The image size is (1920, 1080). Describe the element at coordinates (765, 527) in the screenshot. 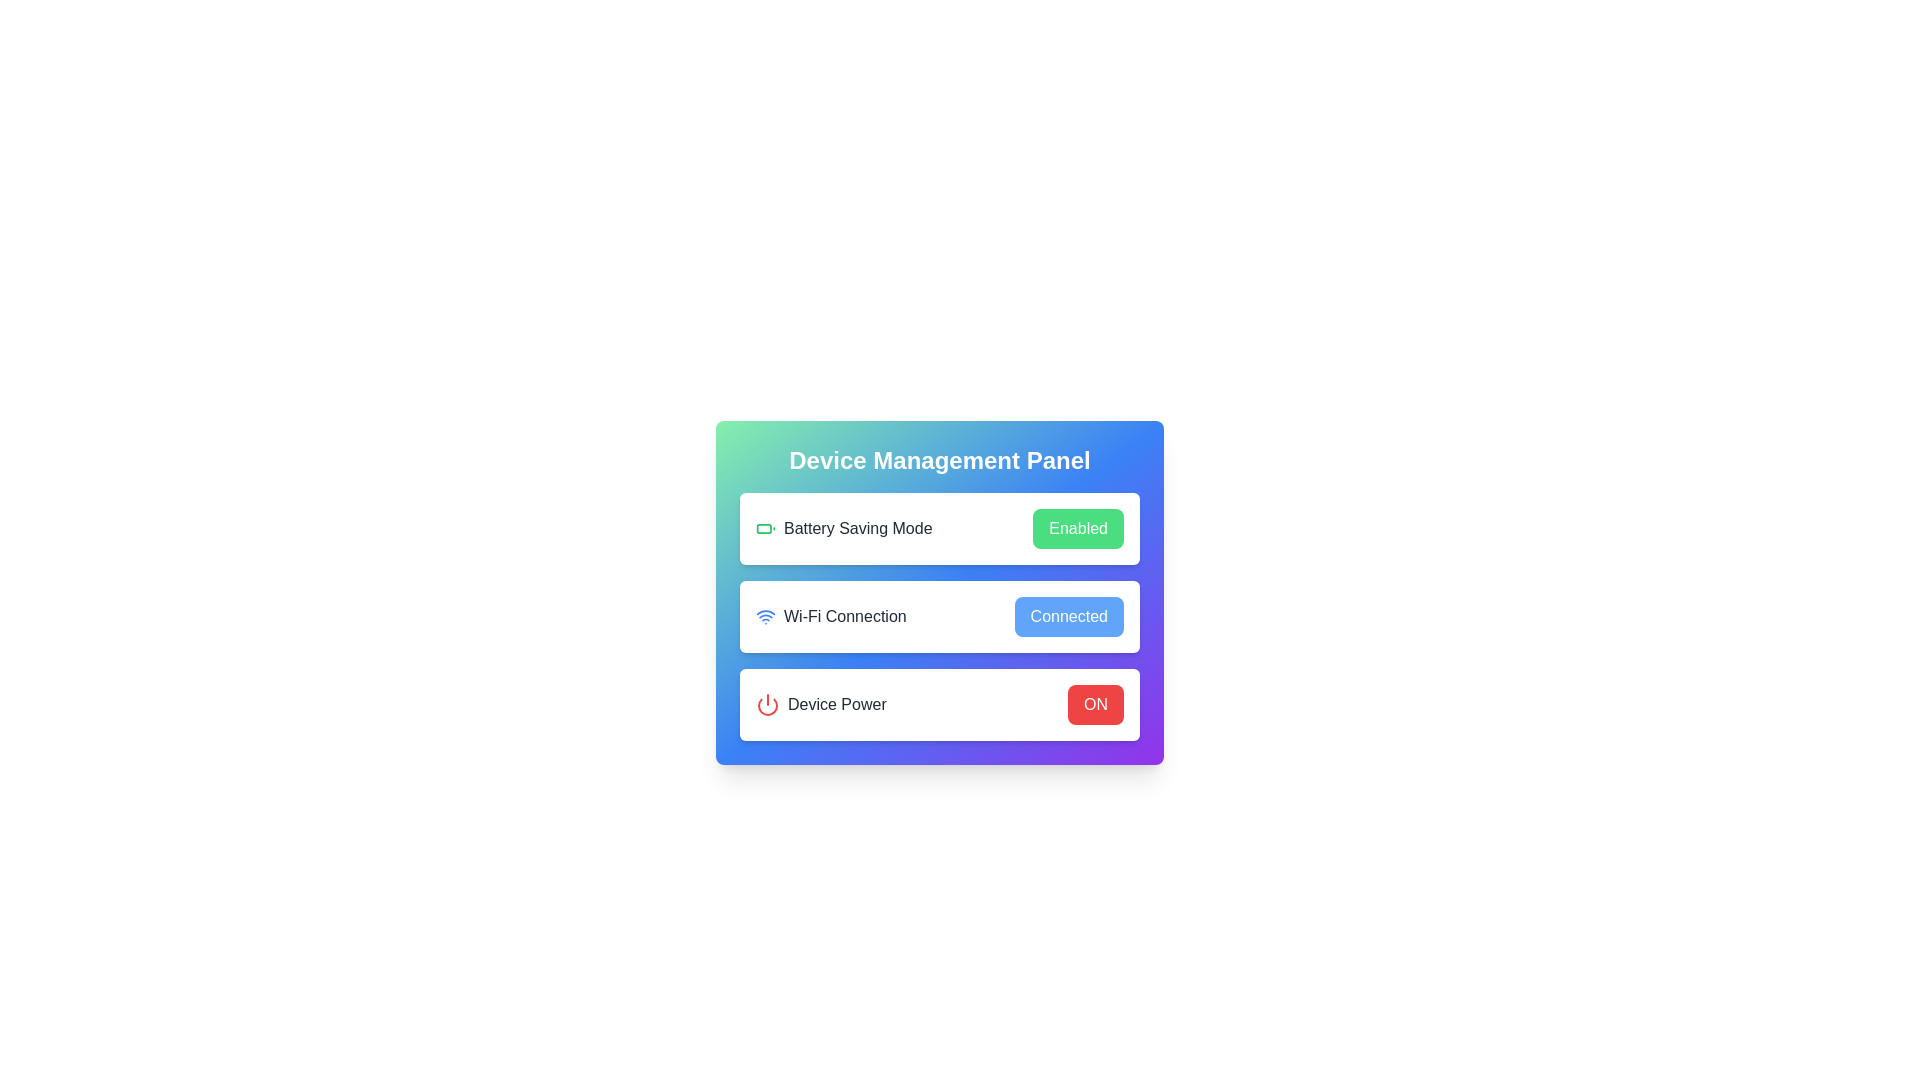

I see `the green battery icon in the 'Battery Saving Mode' row of the 'Device Management Panel'` at that location.